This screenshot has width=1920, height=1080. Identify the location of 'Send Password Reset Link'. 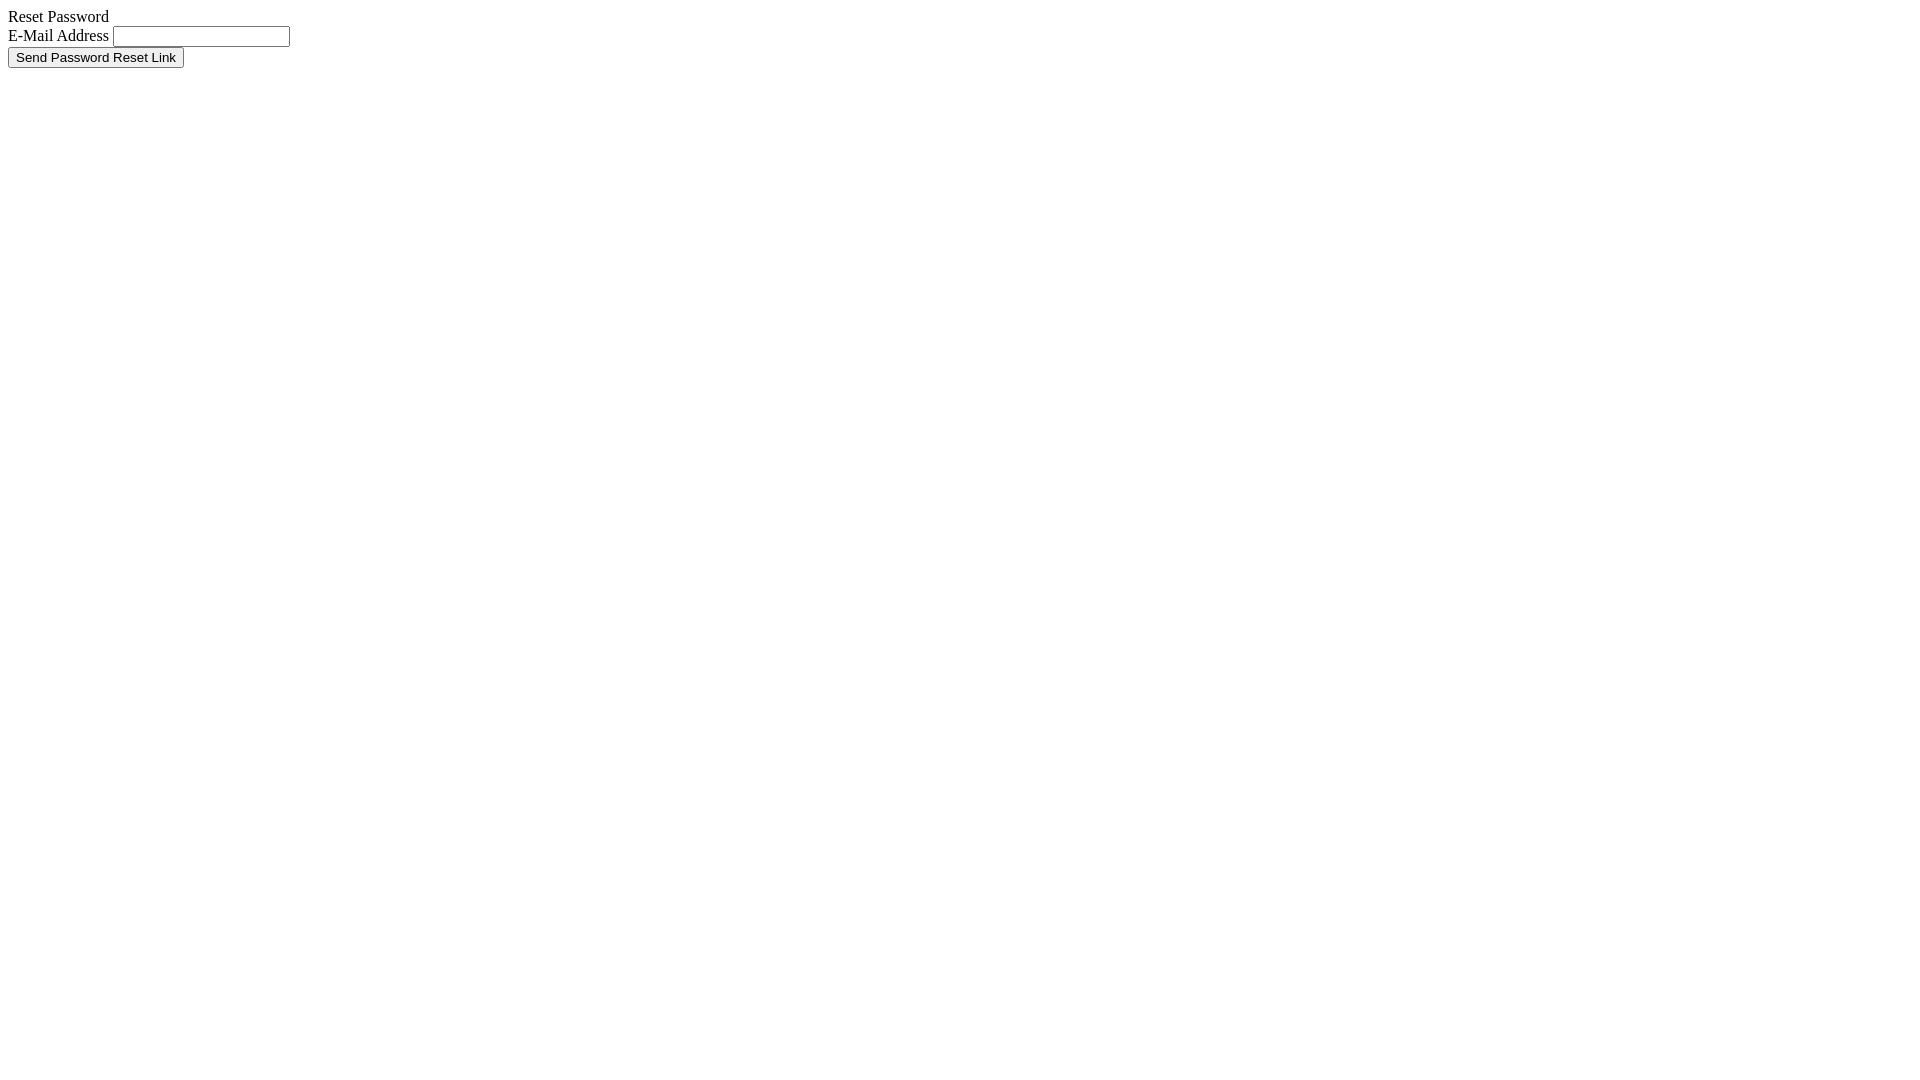
(95, 56).